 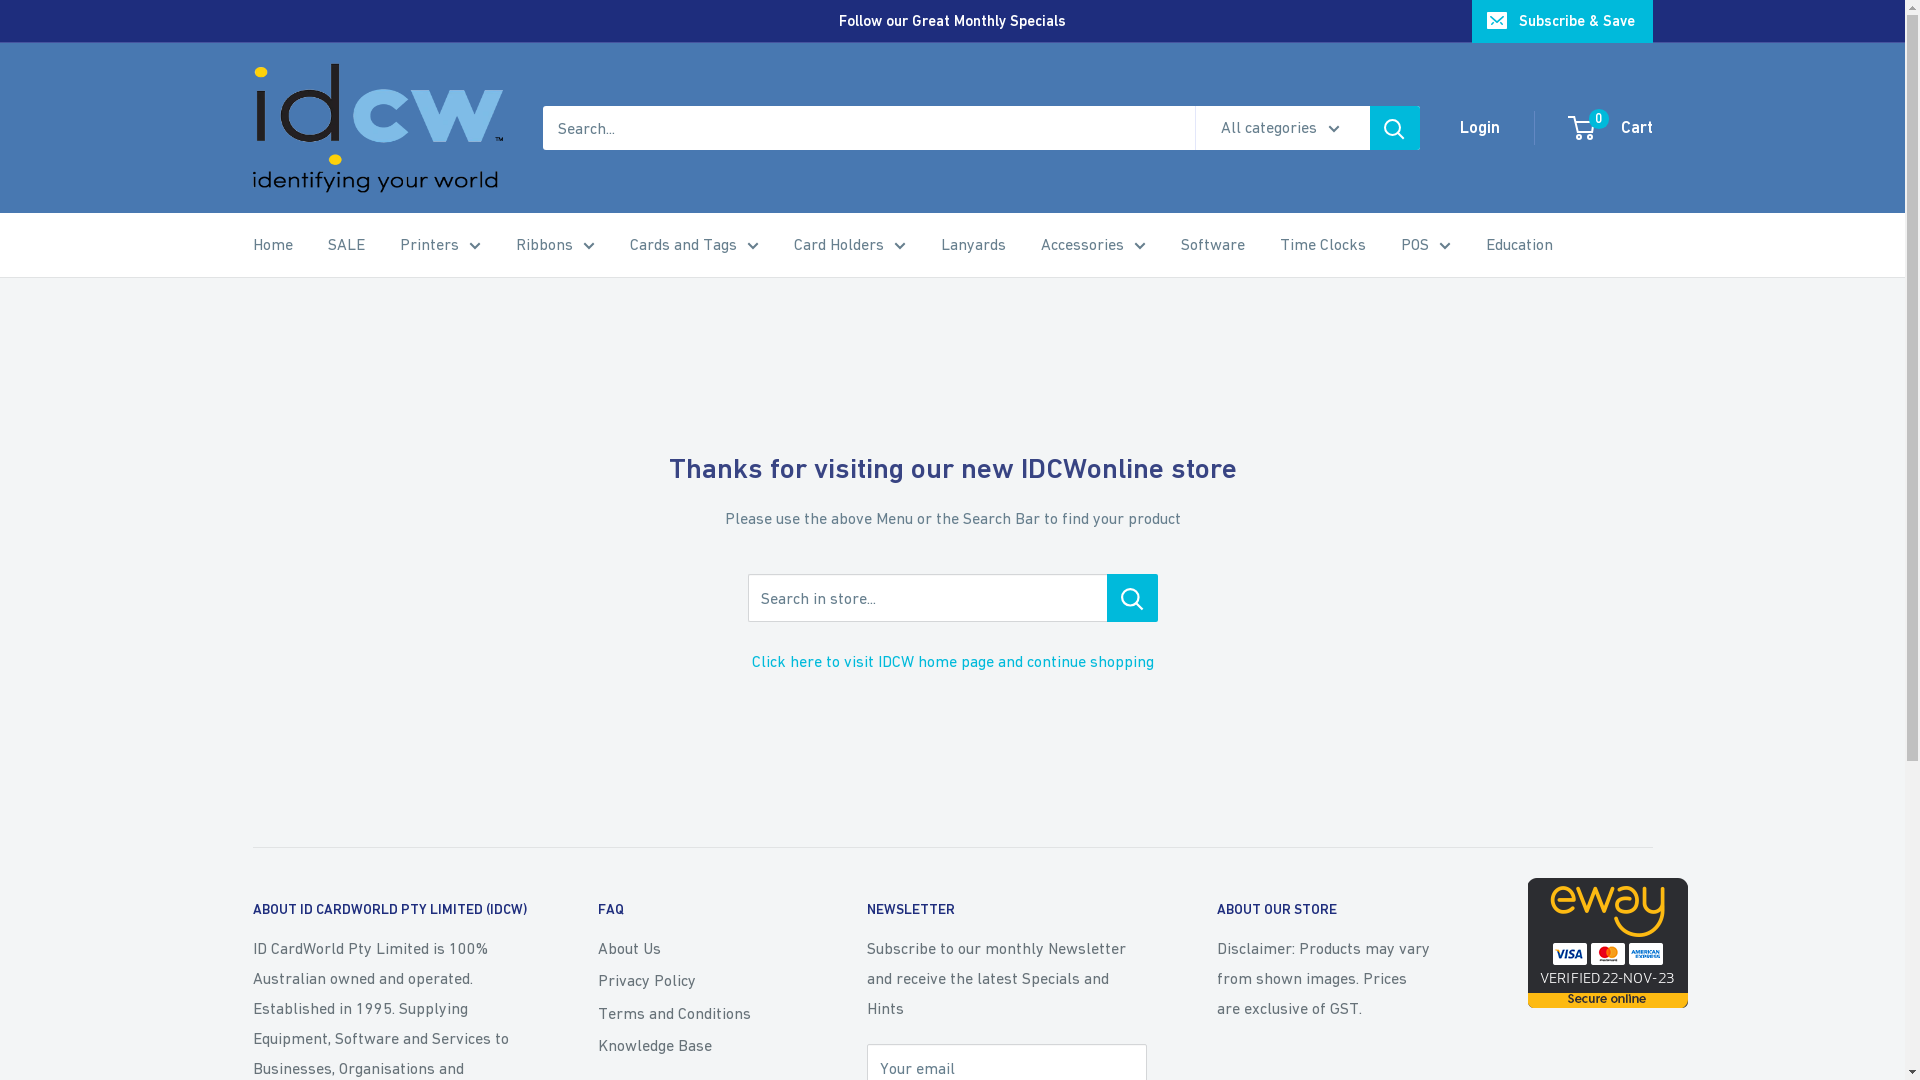 What do you see at coordinates (1211, 244) in the screenshot?
I see `'Software'` at bounding box center [1211, 244].